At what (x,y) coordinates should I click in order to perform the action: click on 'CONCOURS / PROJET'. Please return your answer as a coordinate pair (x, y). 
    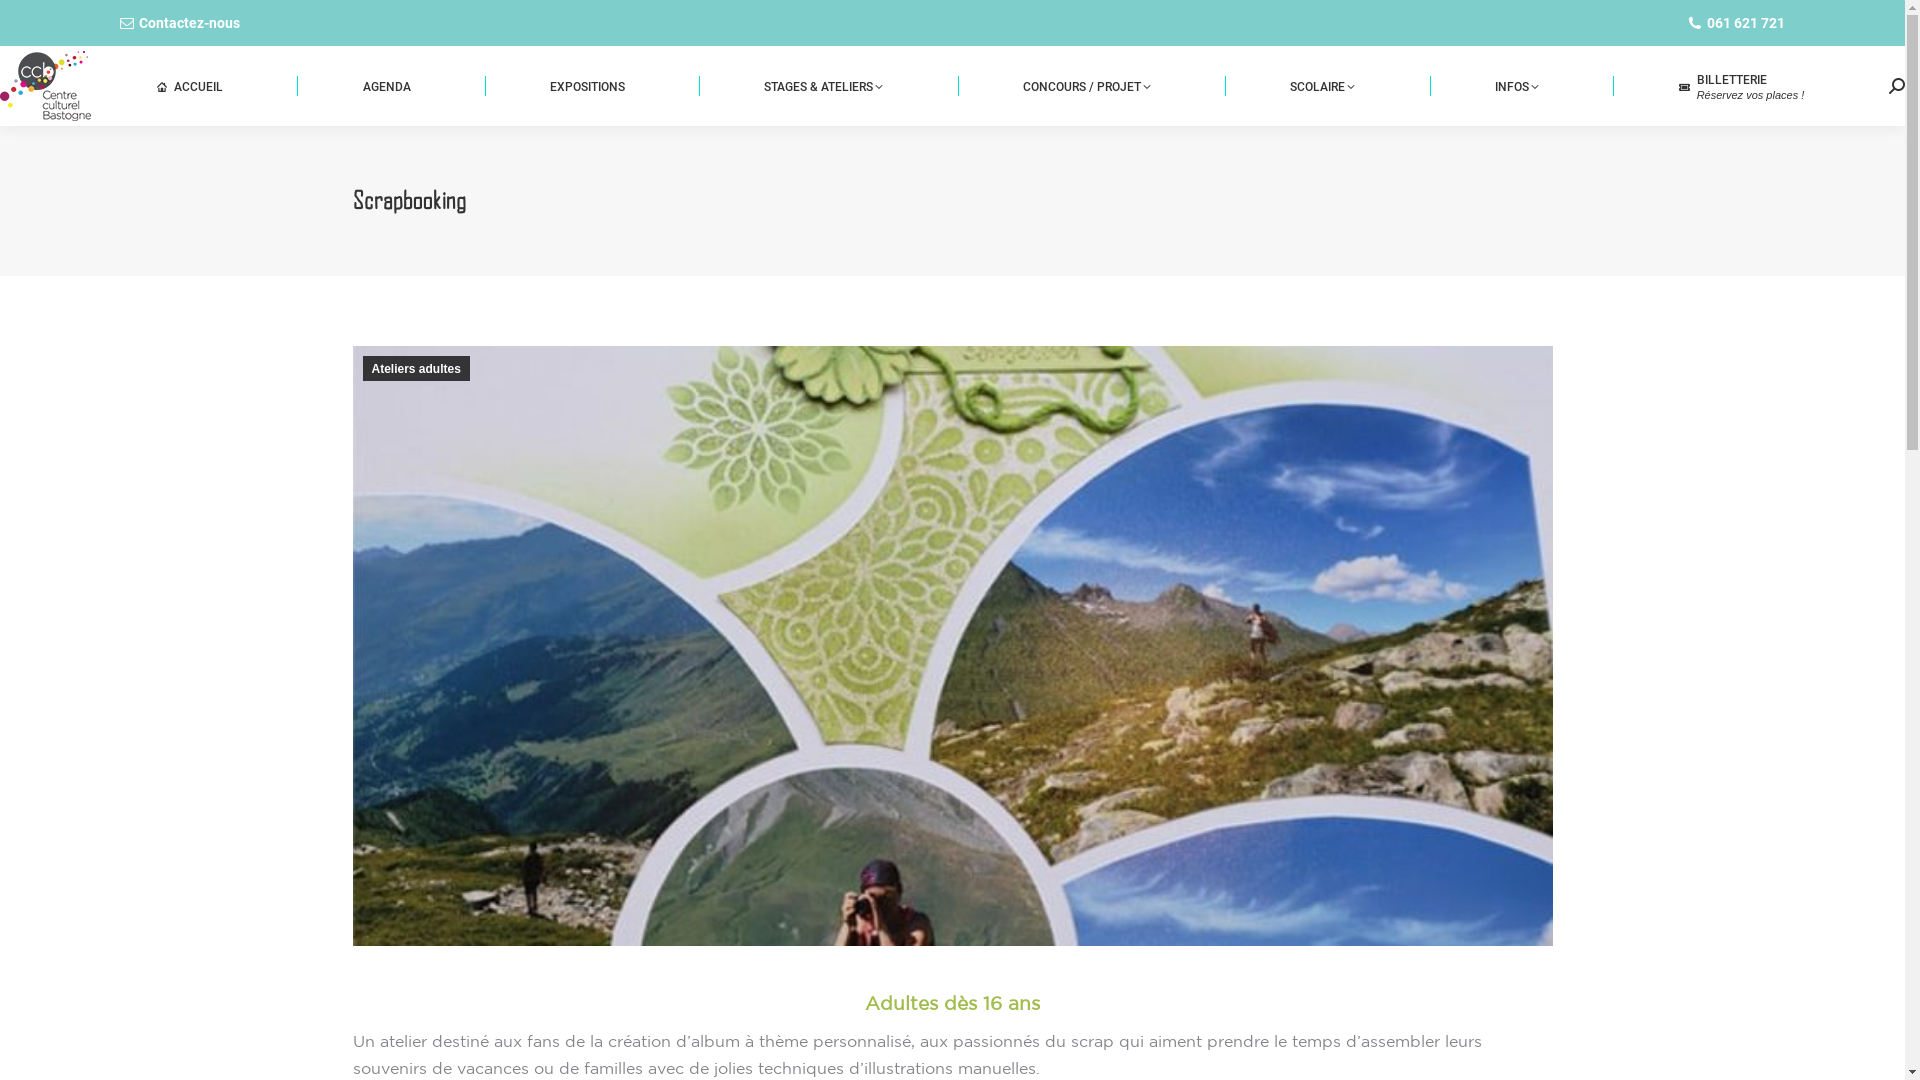
    Looking at the image, I should click on (1085, 84).